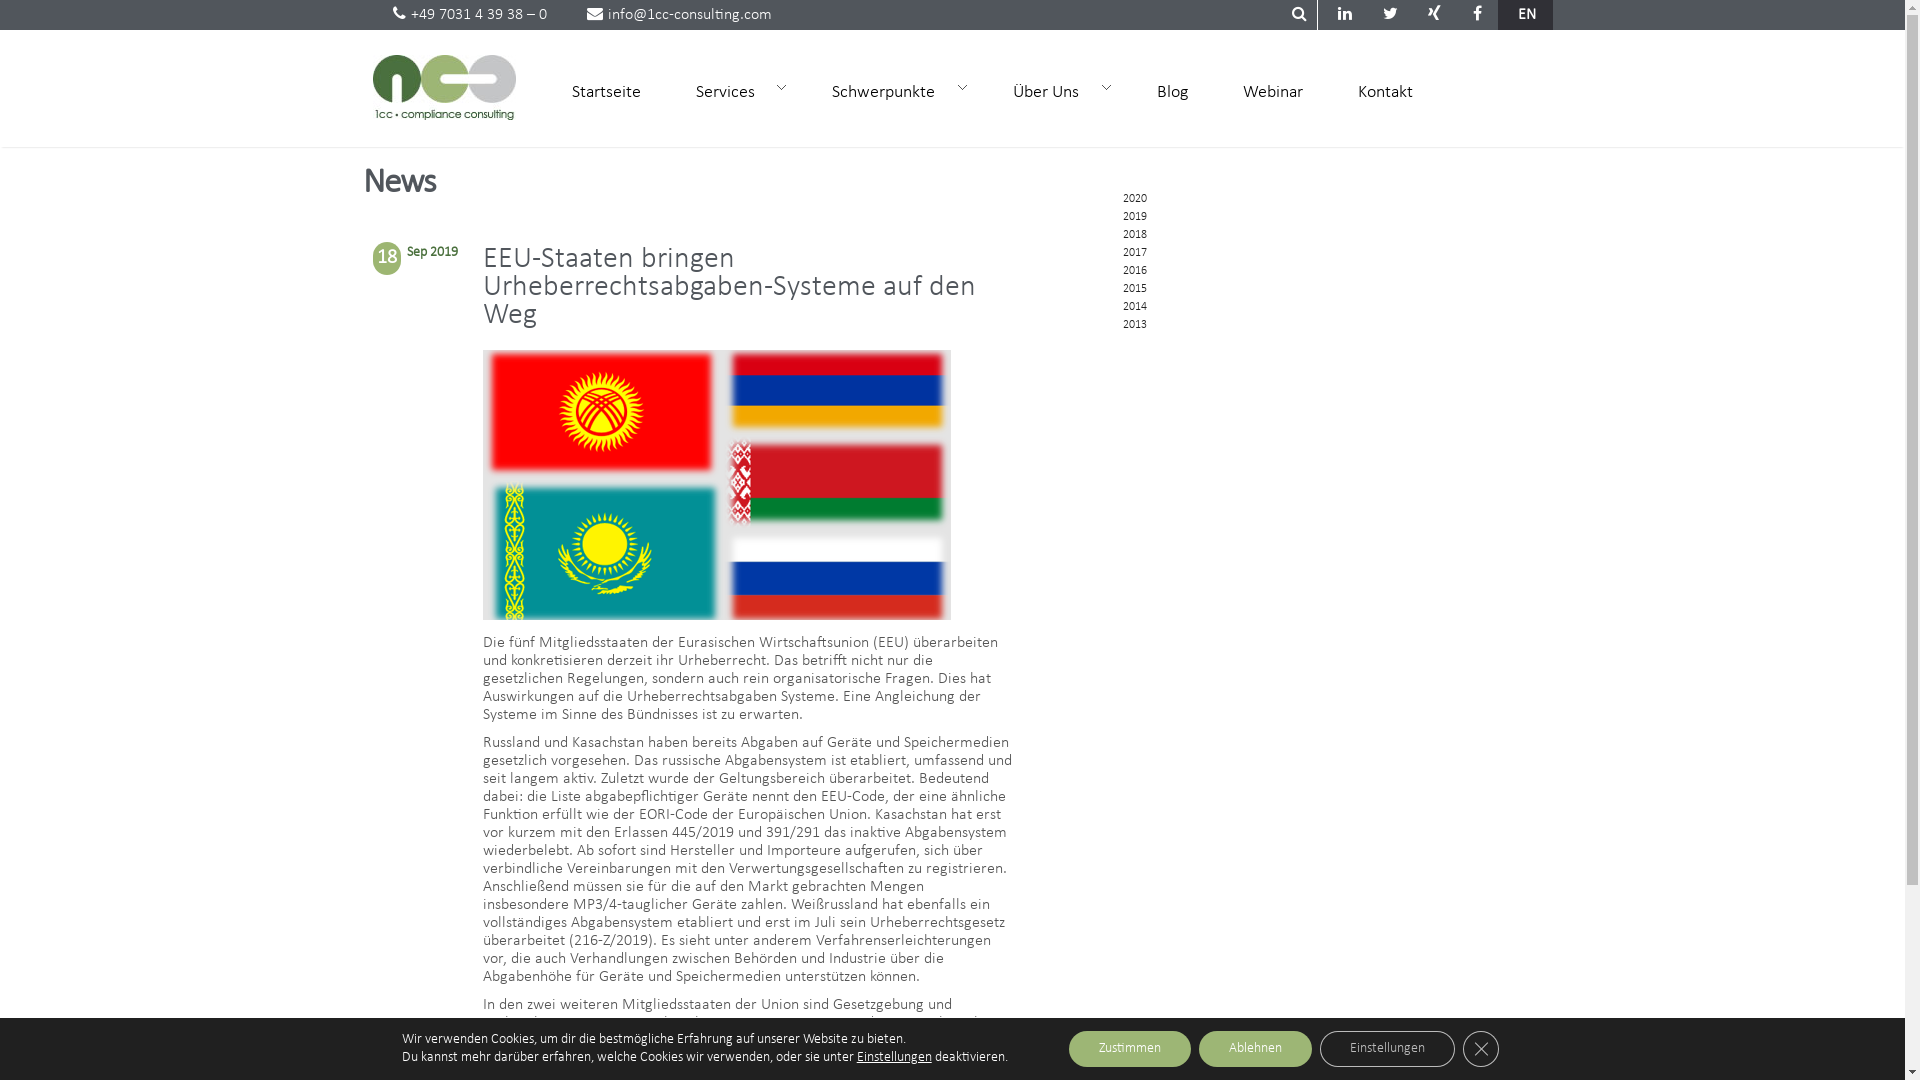  What do you see at coordinates (1271, 91) in the screenshot?
I see `'Webinar'` at bounding box center [1271, 91].